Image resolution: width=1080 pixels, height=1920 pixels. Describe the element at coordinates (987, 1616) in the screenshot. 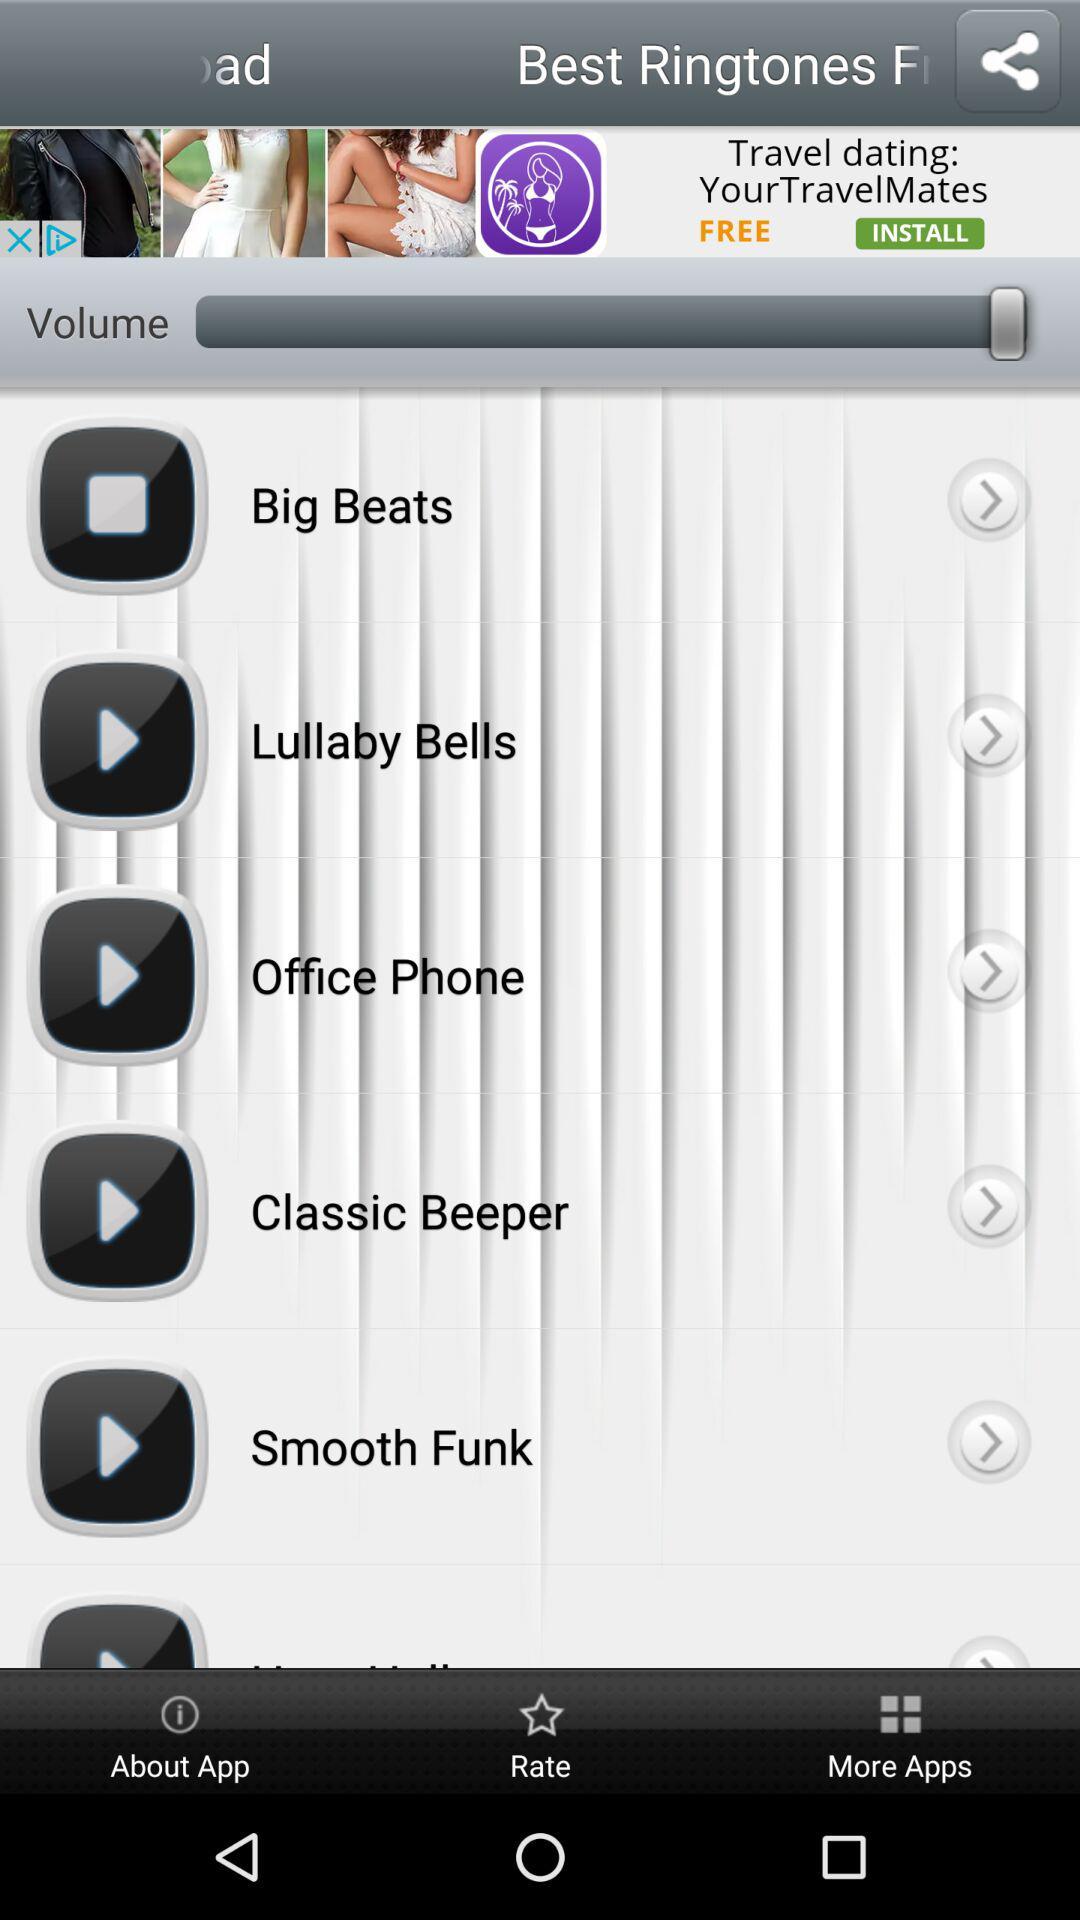

I see `this next button` at that location.